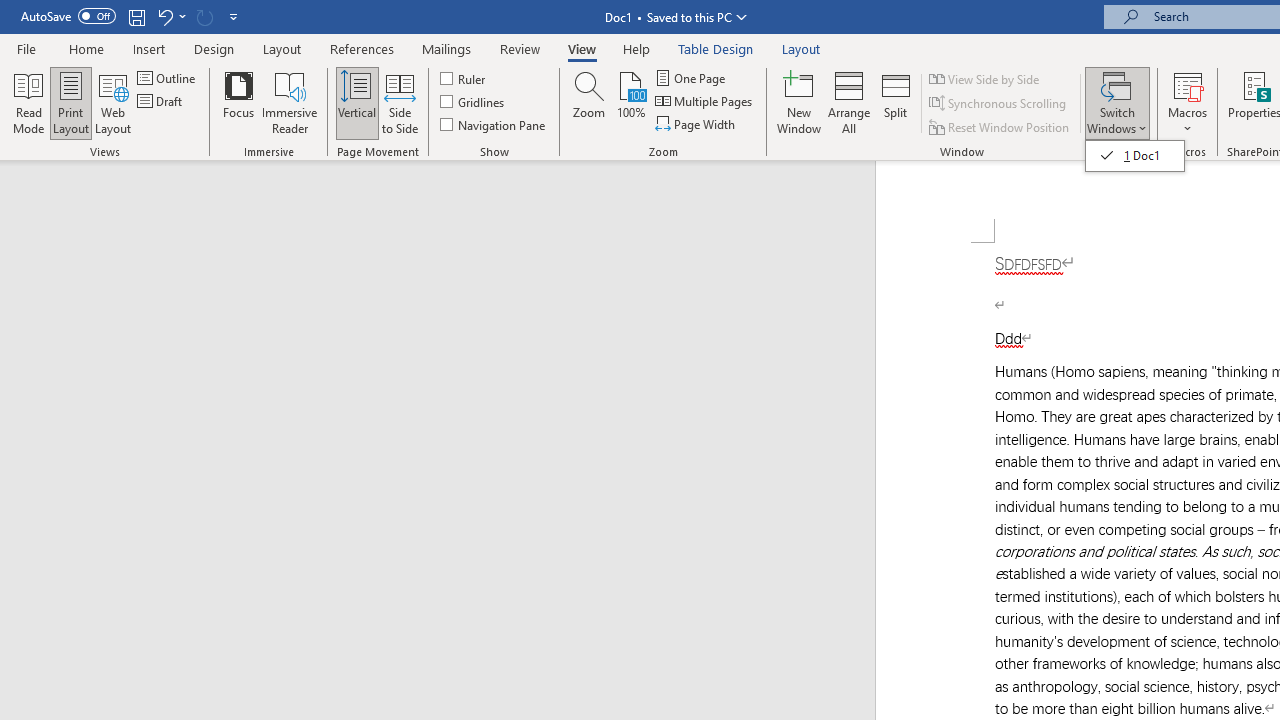  I want to click on 'Web Layout', so click(112, 103).